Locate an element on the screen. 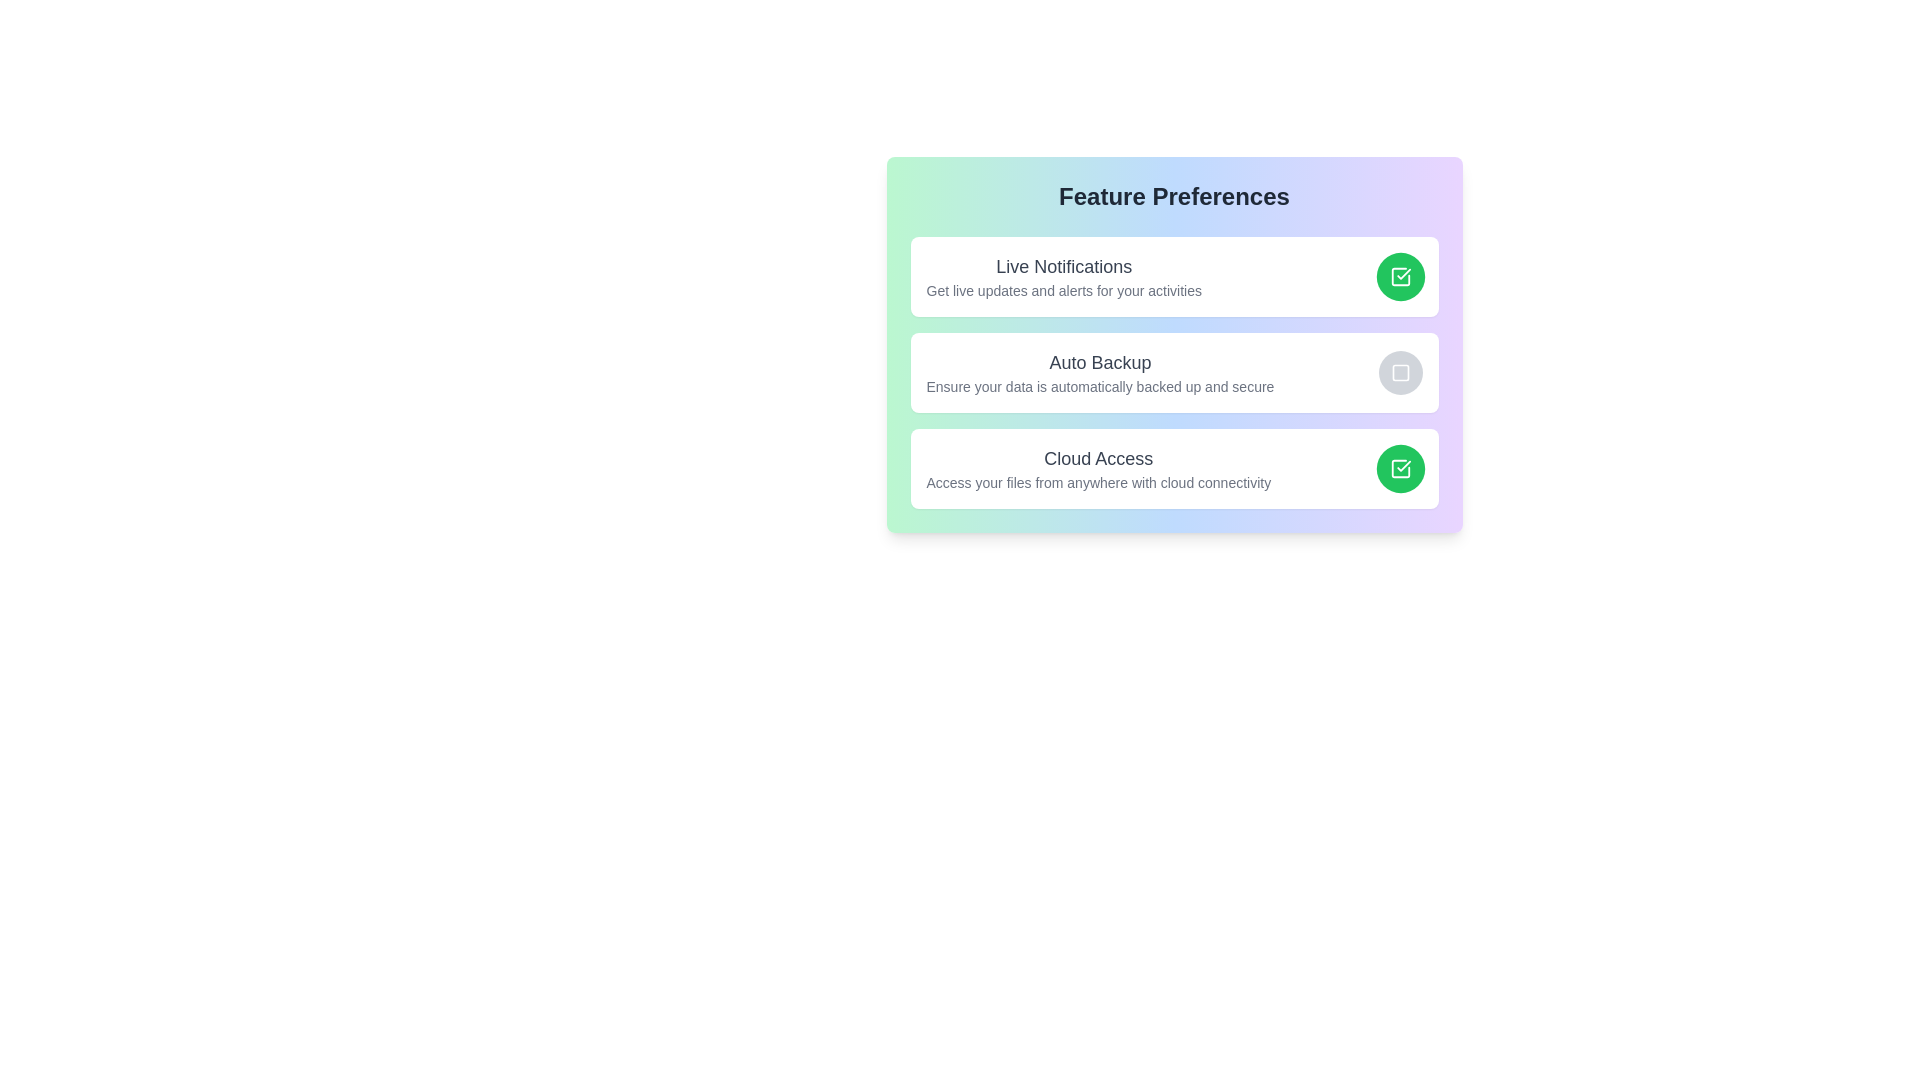 The image size is (1920, 1080). the green selectable visual indicator located at the top-right corner of the 'Live Notifications' option card is located at coordinates (1399, 277).